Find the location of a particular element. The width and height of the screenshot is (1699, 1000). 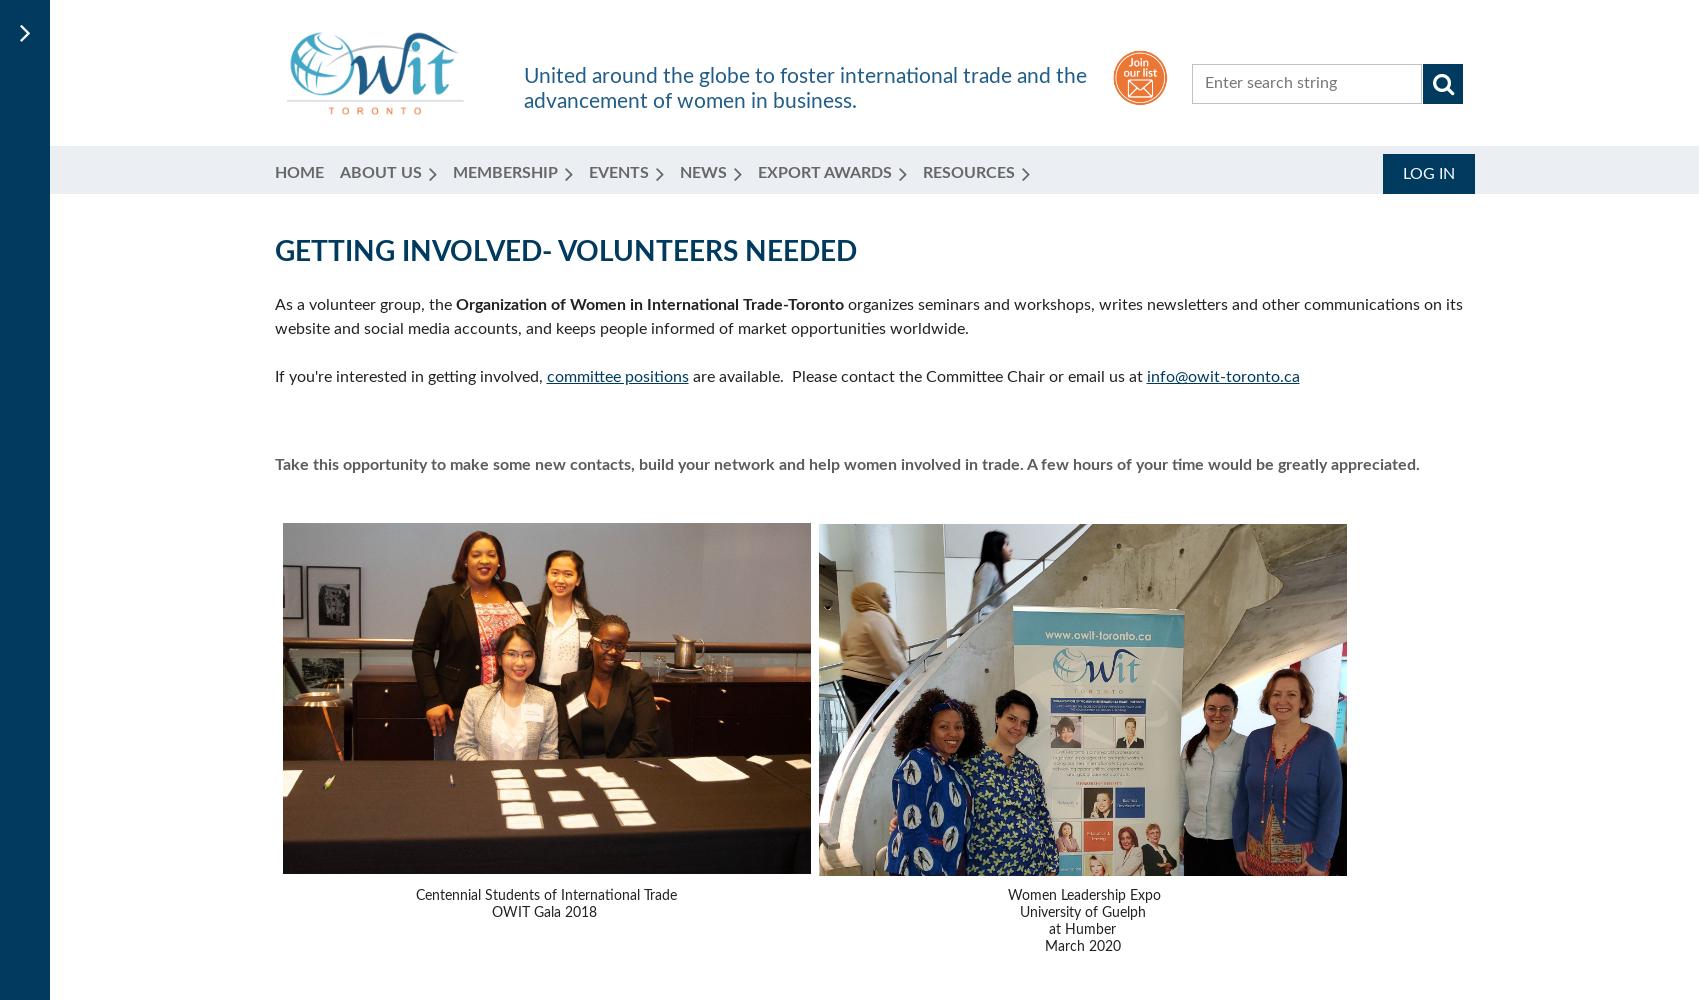

'info@owit-toronto.ca' is located at coordinates (1222, 377).